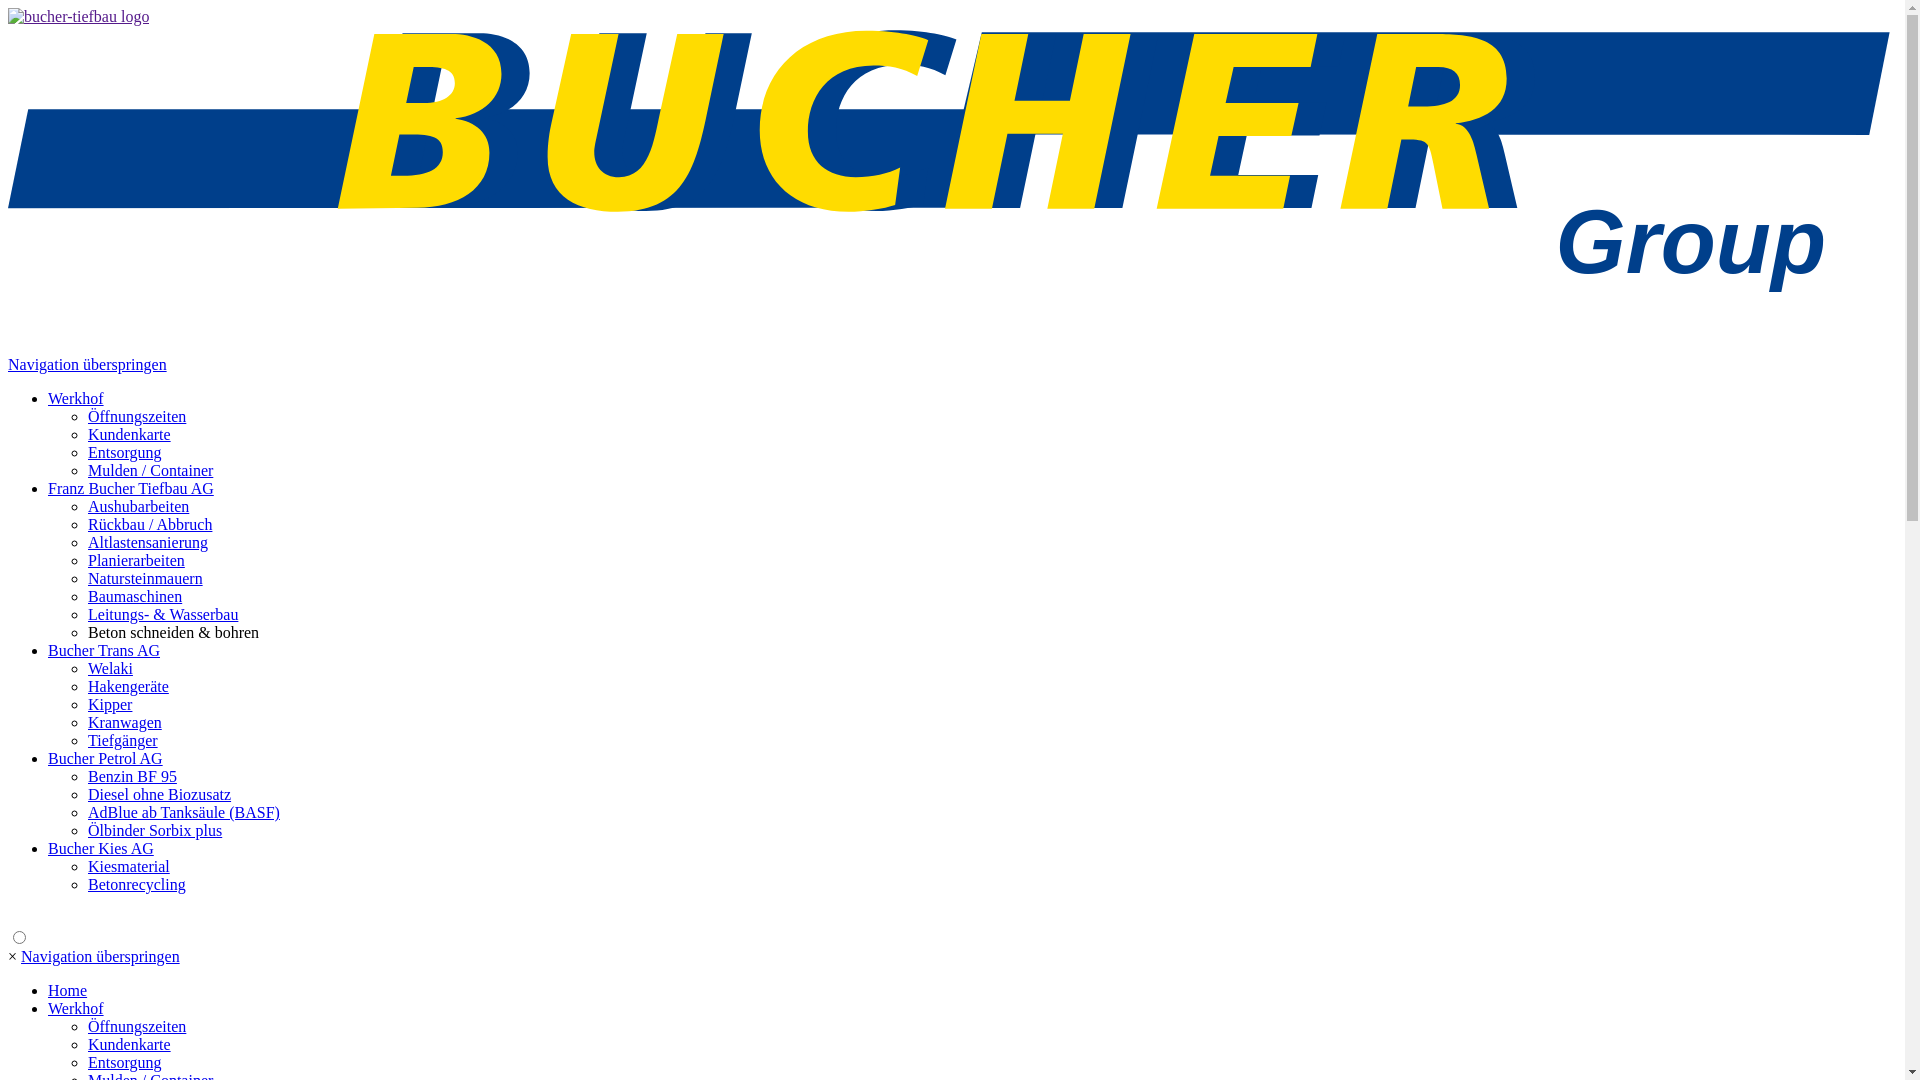 Image resolution: width=1920 pixels, height=1080 pixels. Describe the element at coordinates (136, 883) in the screenshot. I see `'Betonrecycling'` at that location.